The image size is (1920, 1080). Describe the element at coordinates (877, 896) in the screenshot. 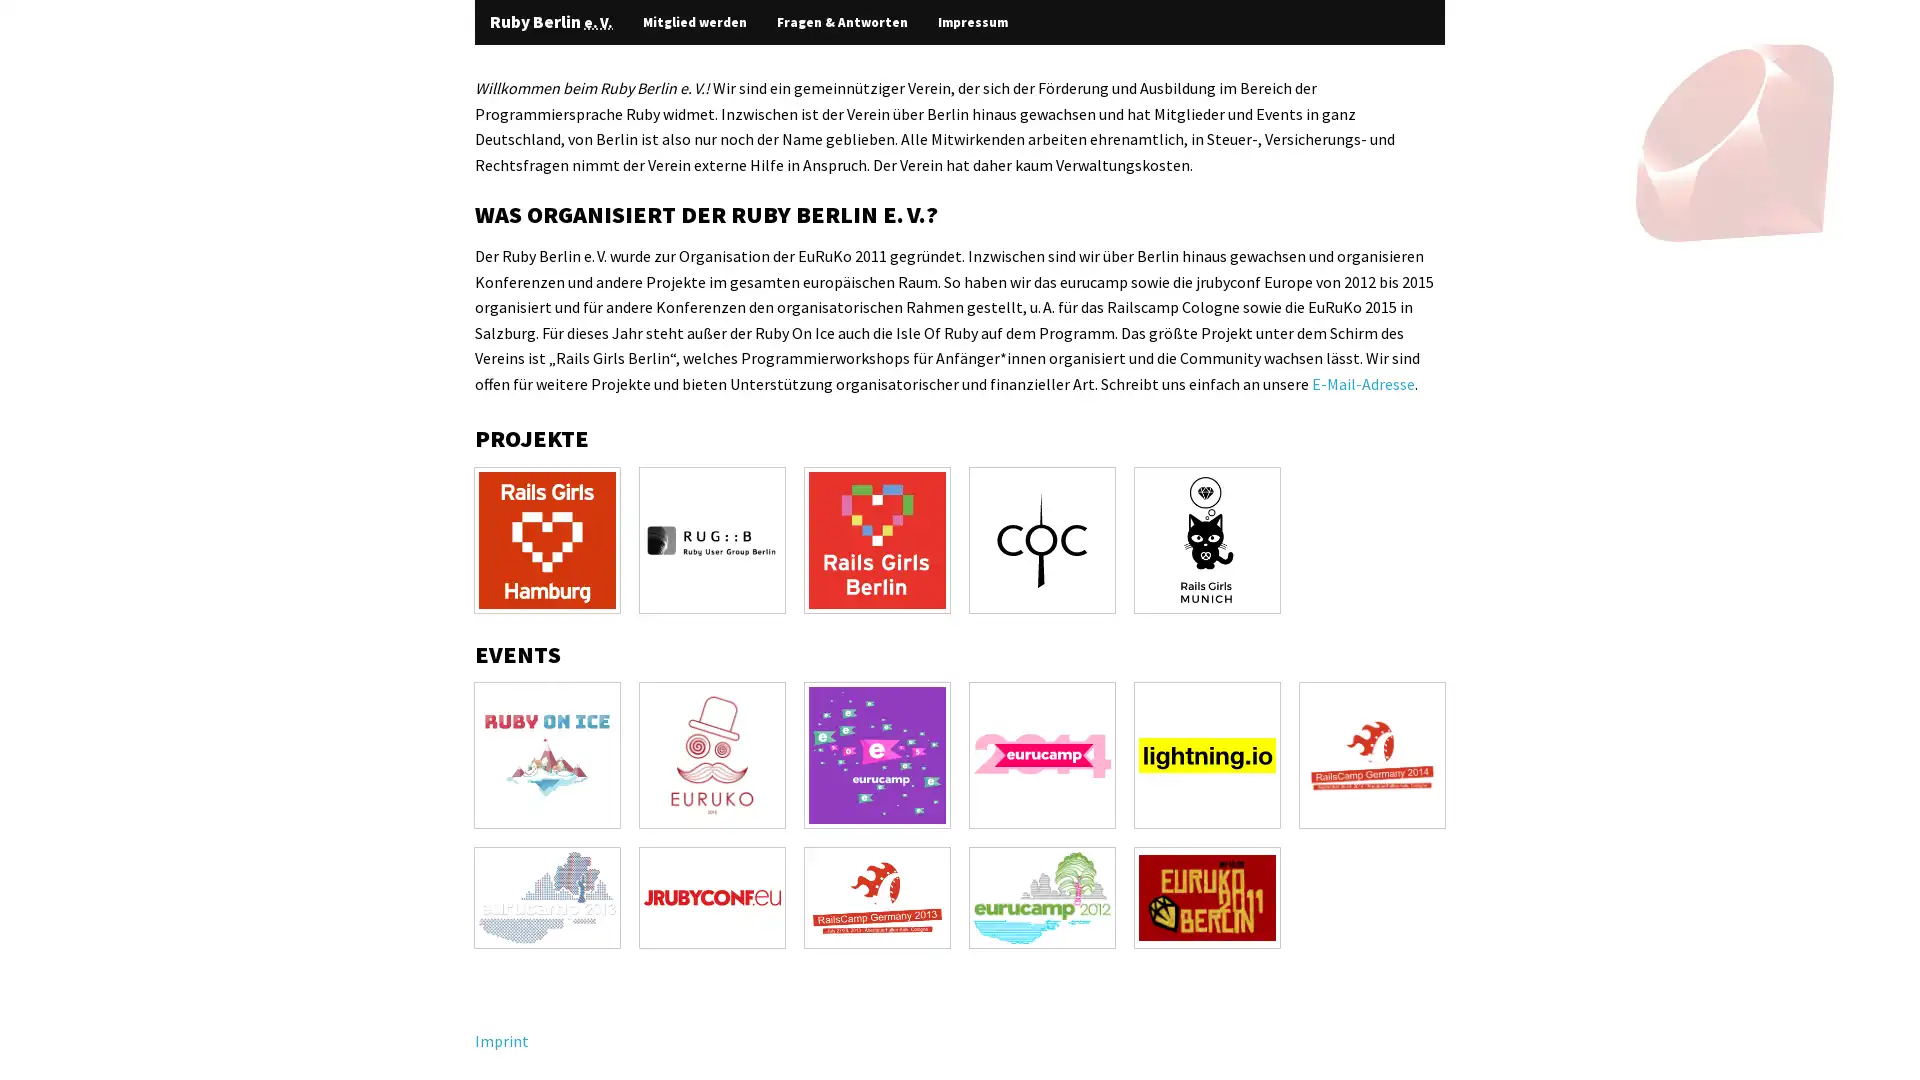

I see `Railscamp 2013` at that location.